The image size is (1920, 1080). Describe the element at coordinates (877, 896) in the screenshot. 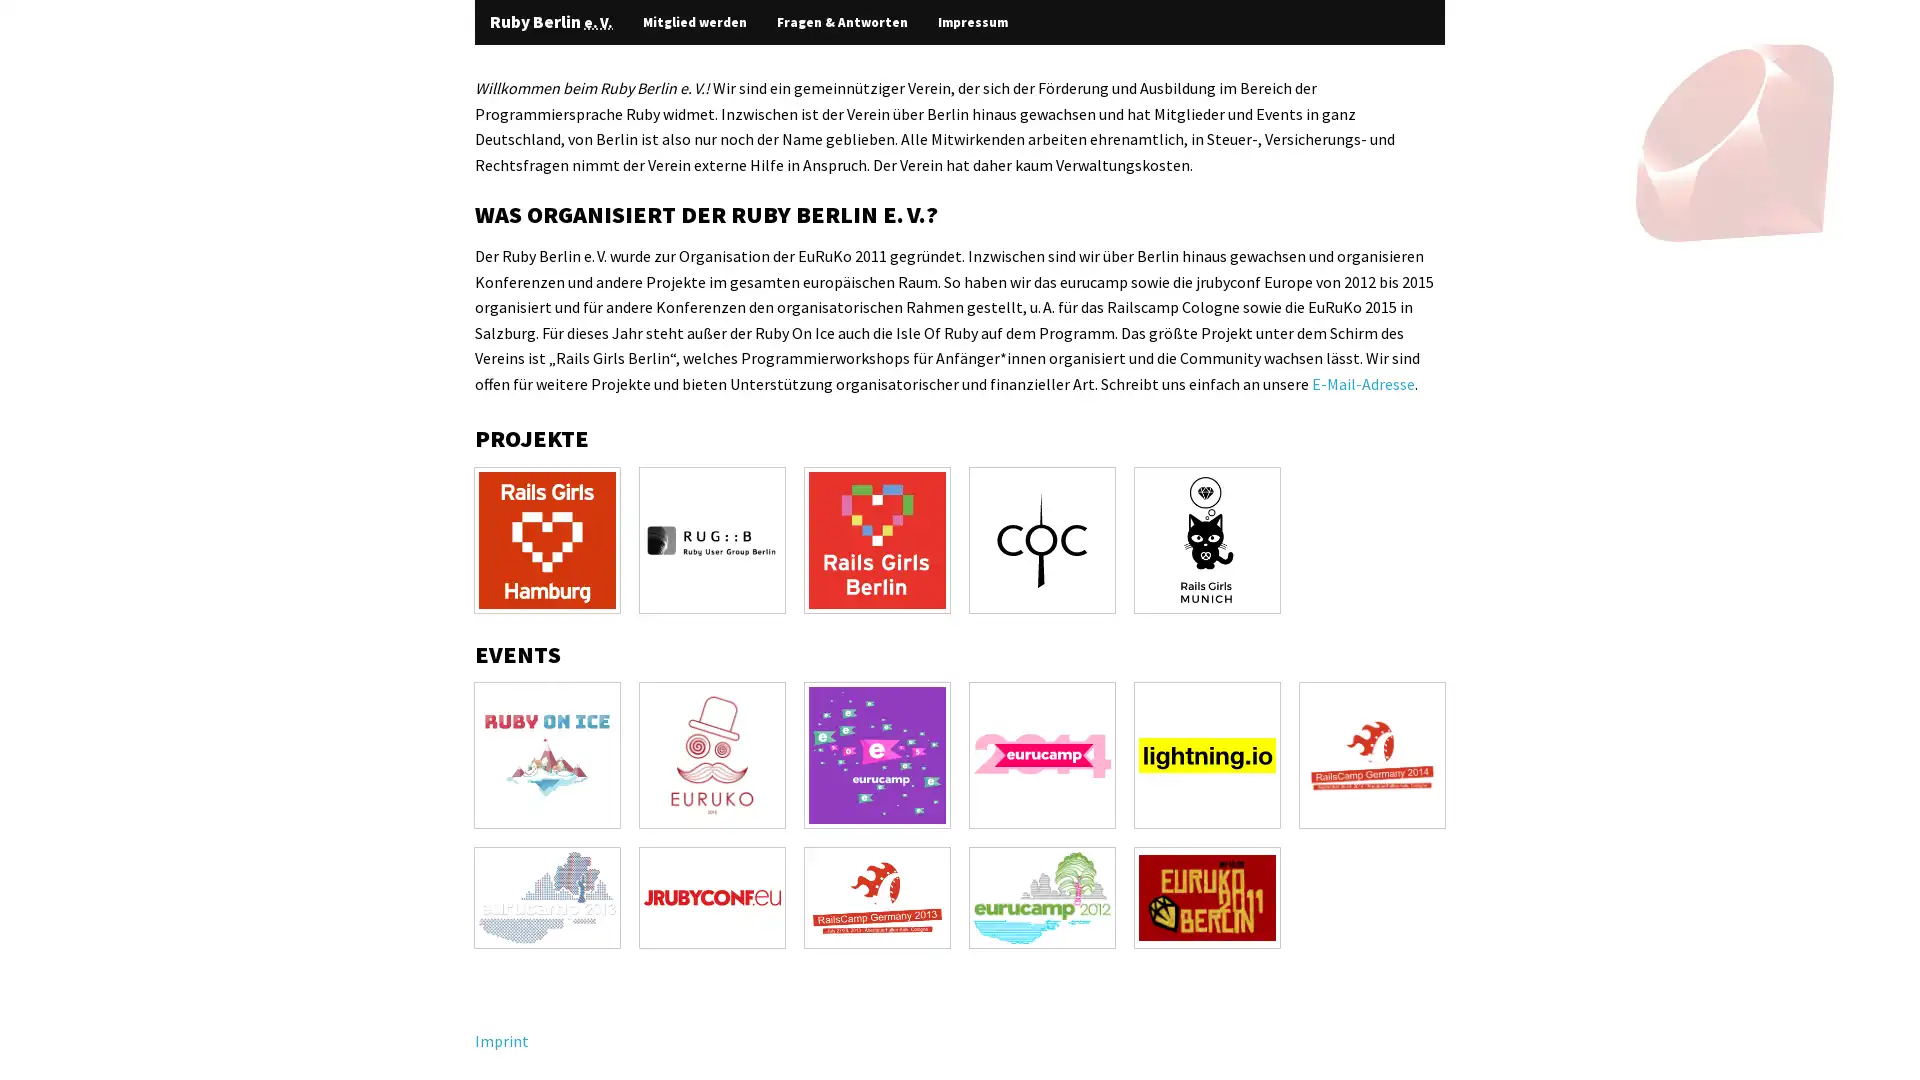

I see `Railscamp 2013` at that location.